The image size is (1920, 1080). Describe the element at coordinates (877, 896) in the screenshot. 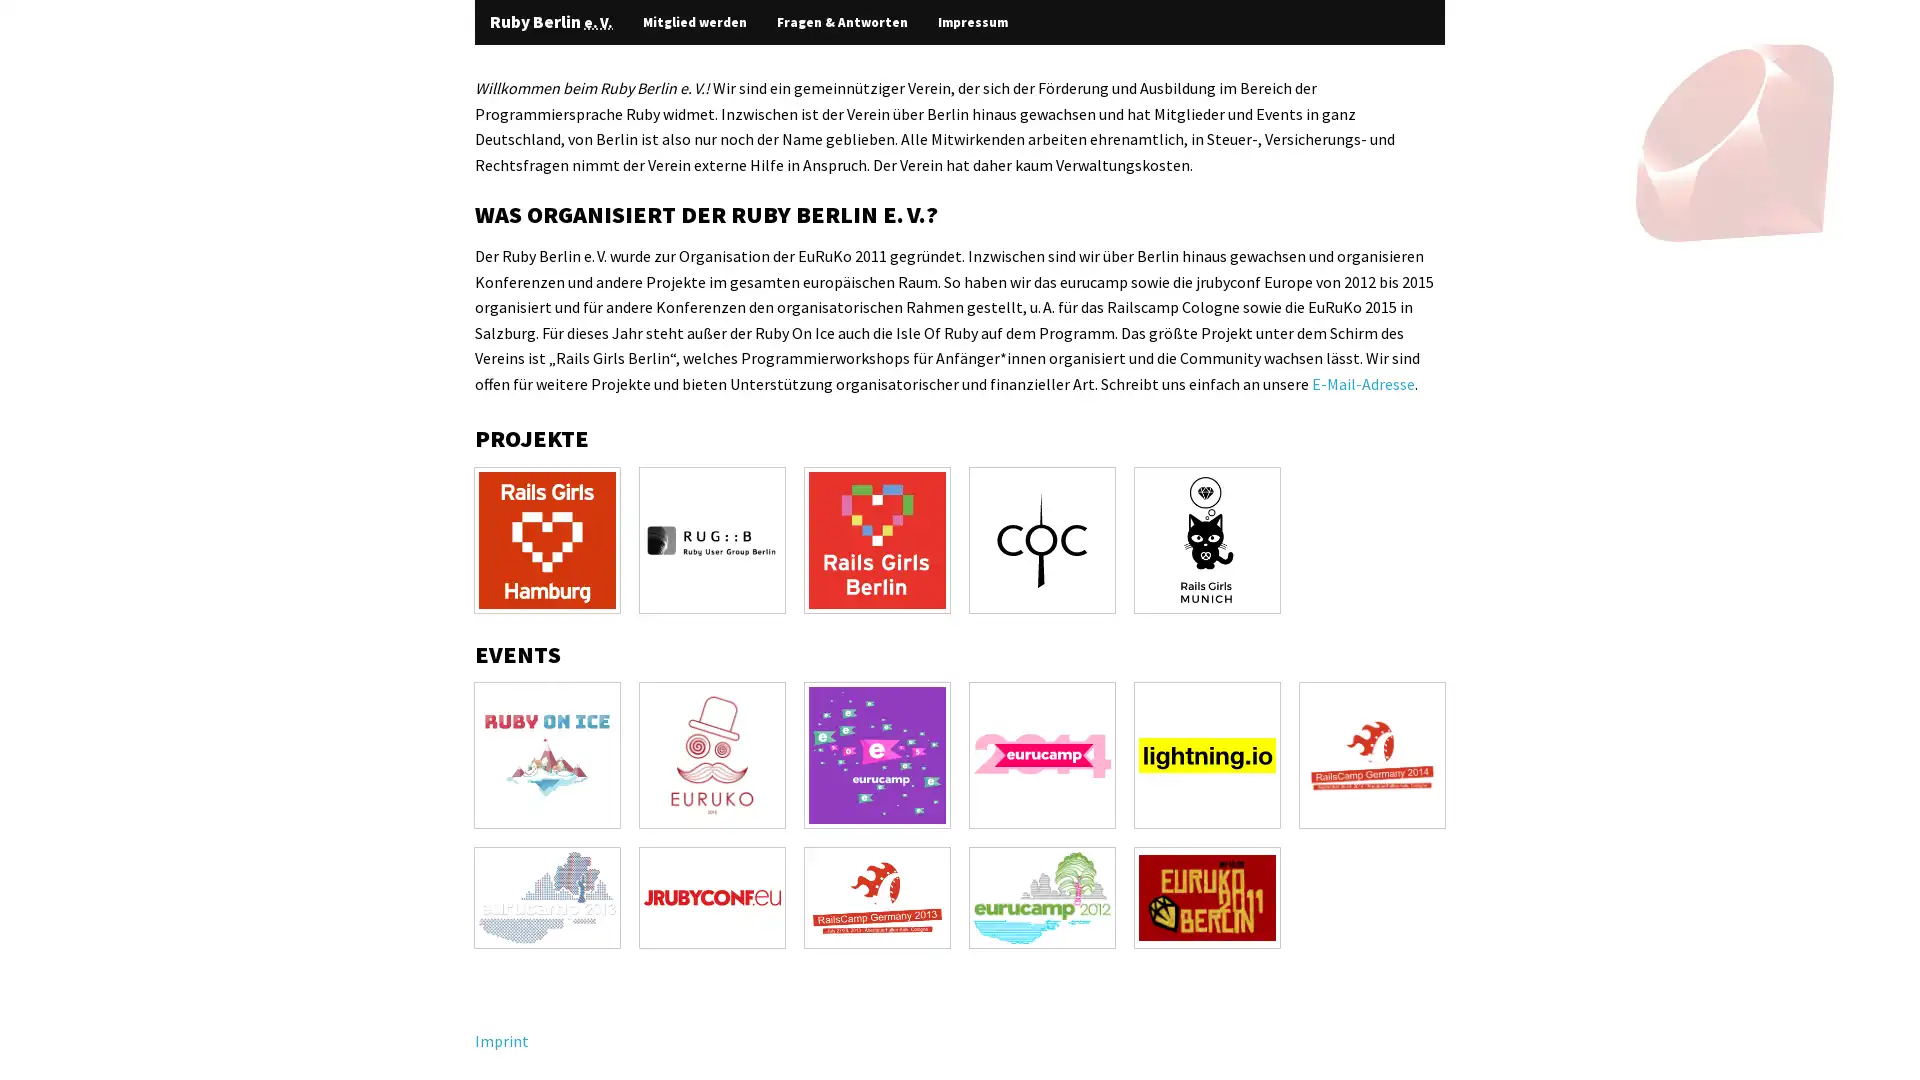

I see `Railscamp 2013` at that location.